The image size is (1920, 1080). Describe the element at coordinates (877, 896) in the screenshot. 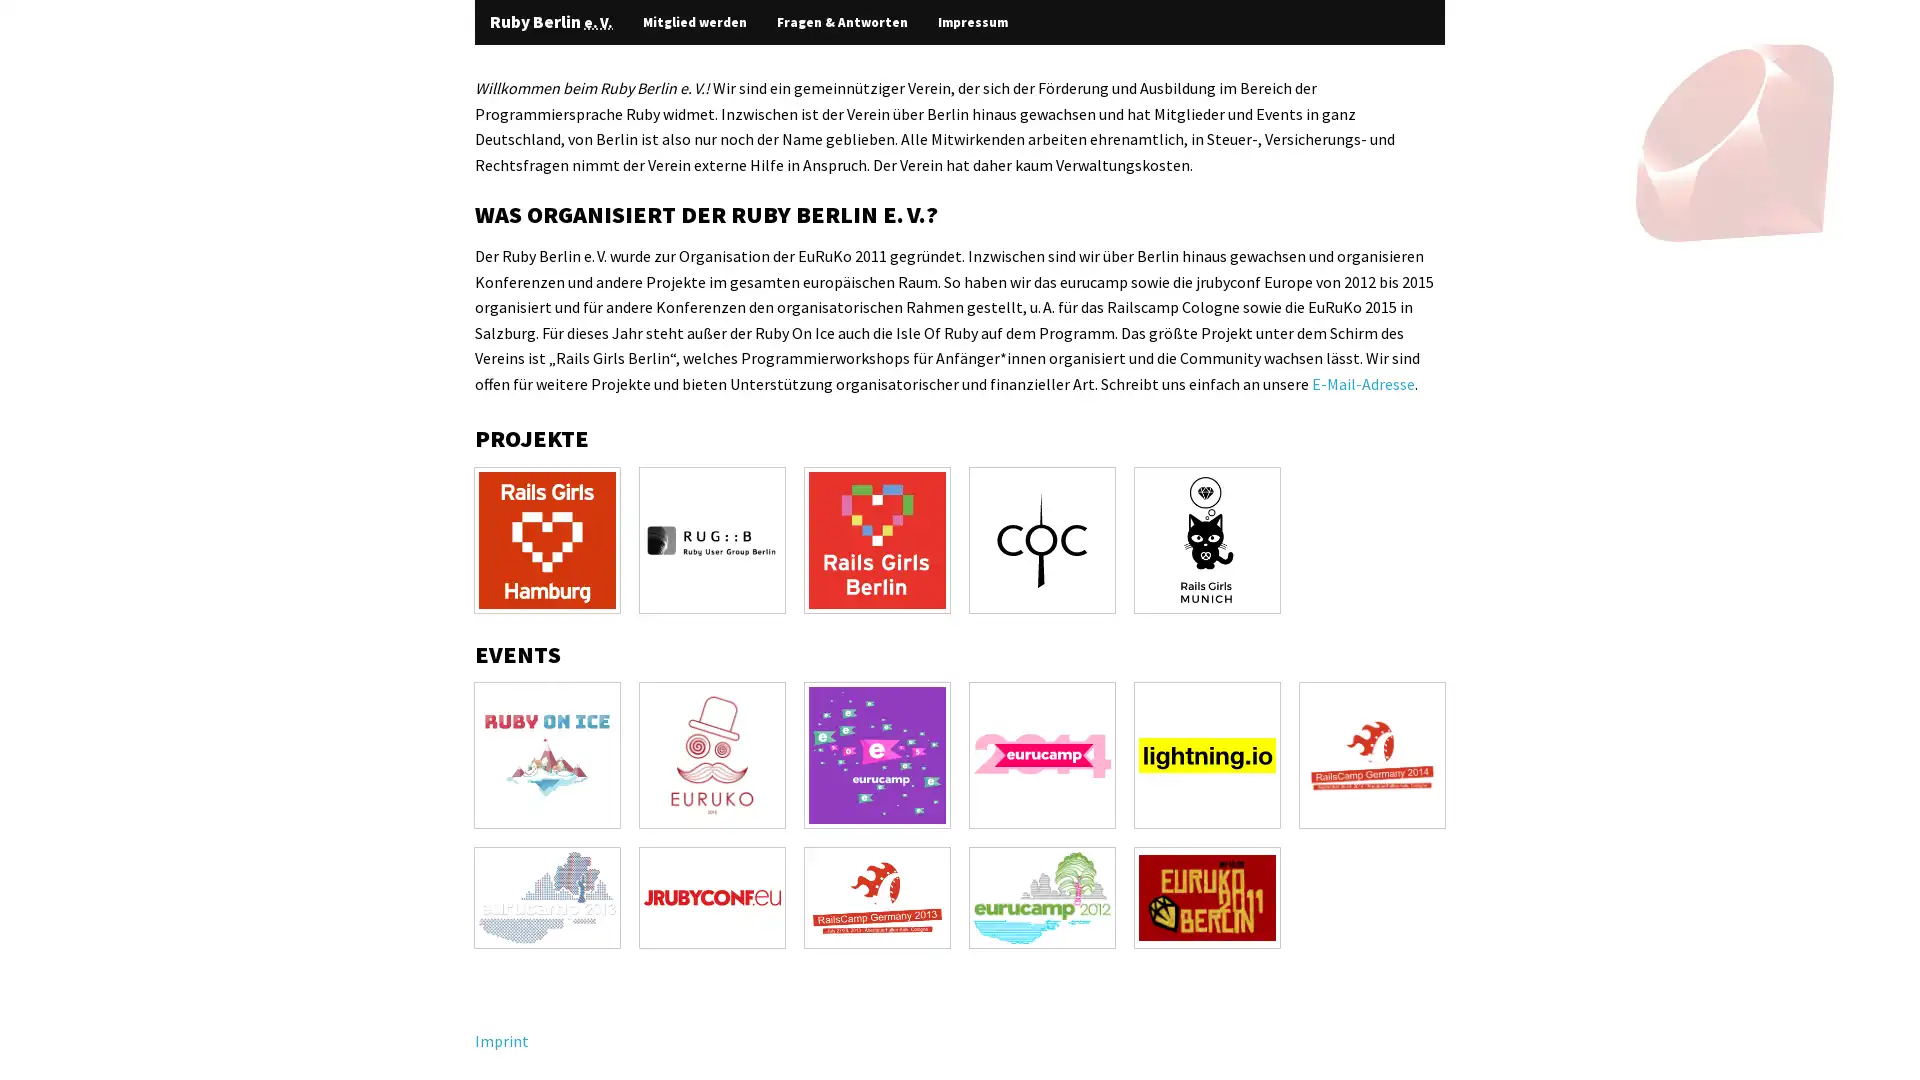

I see `Railscamp 2013` at that location.